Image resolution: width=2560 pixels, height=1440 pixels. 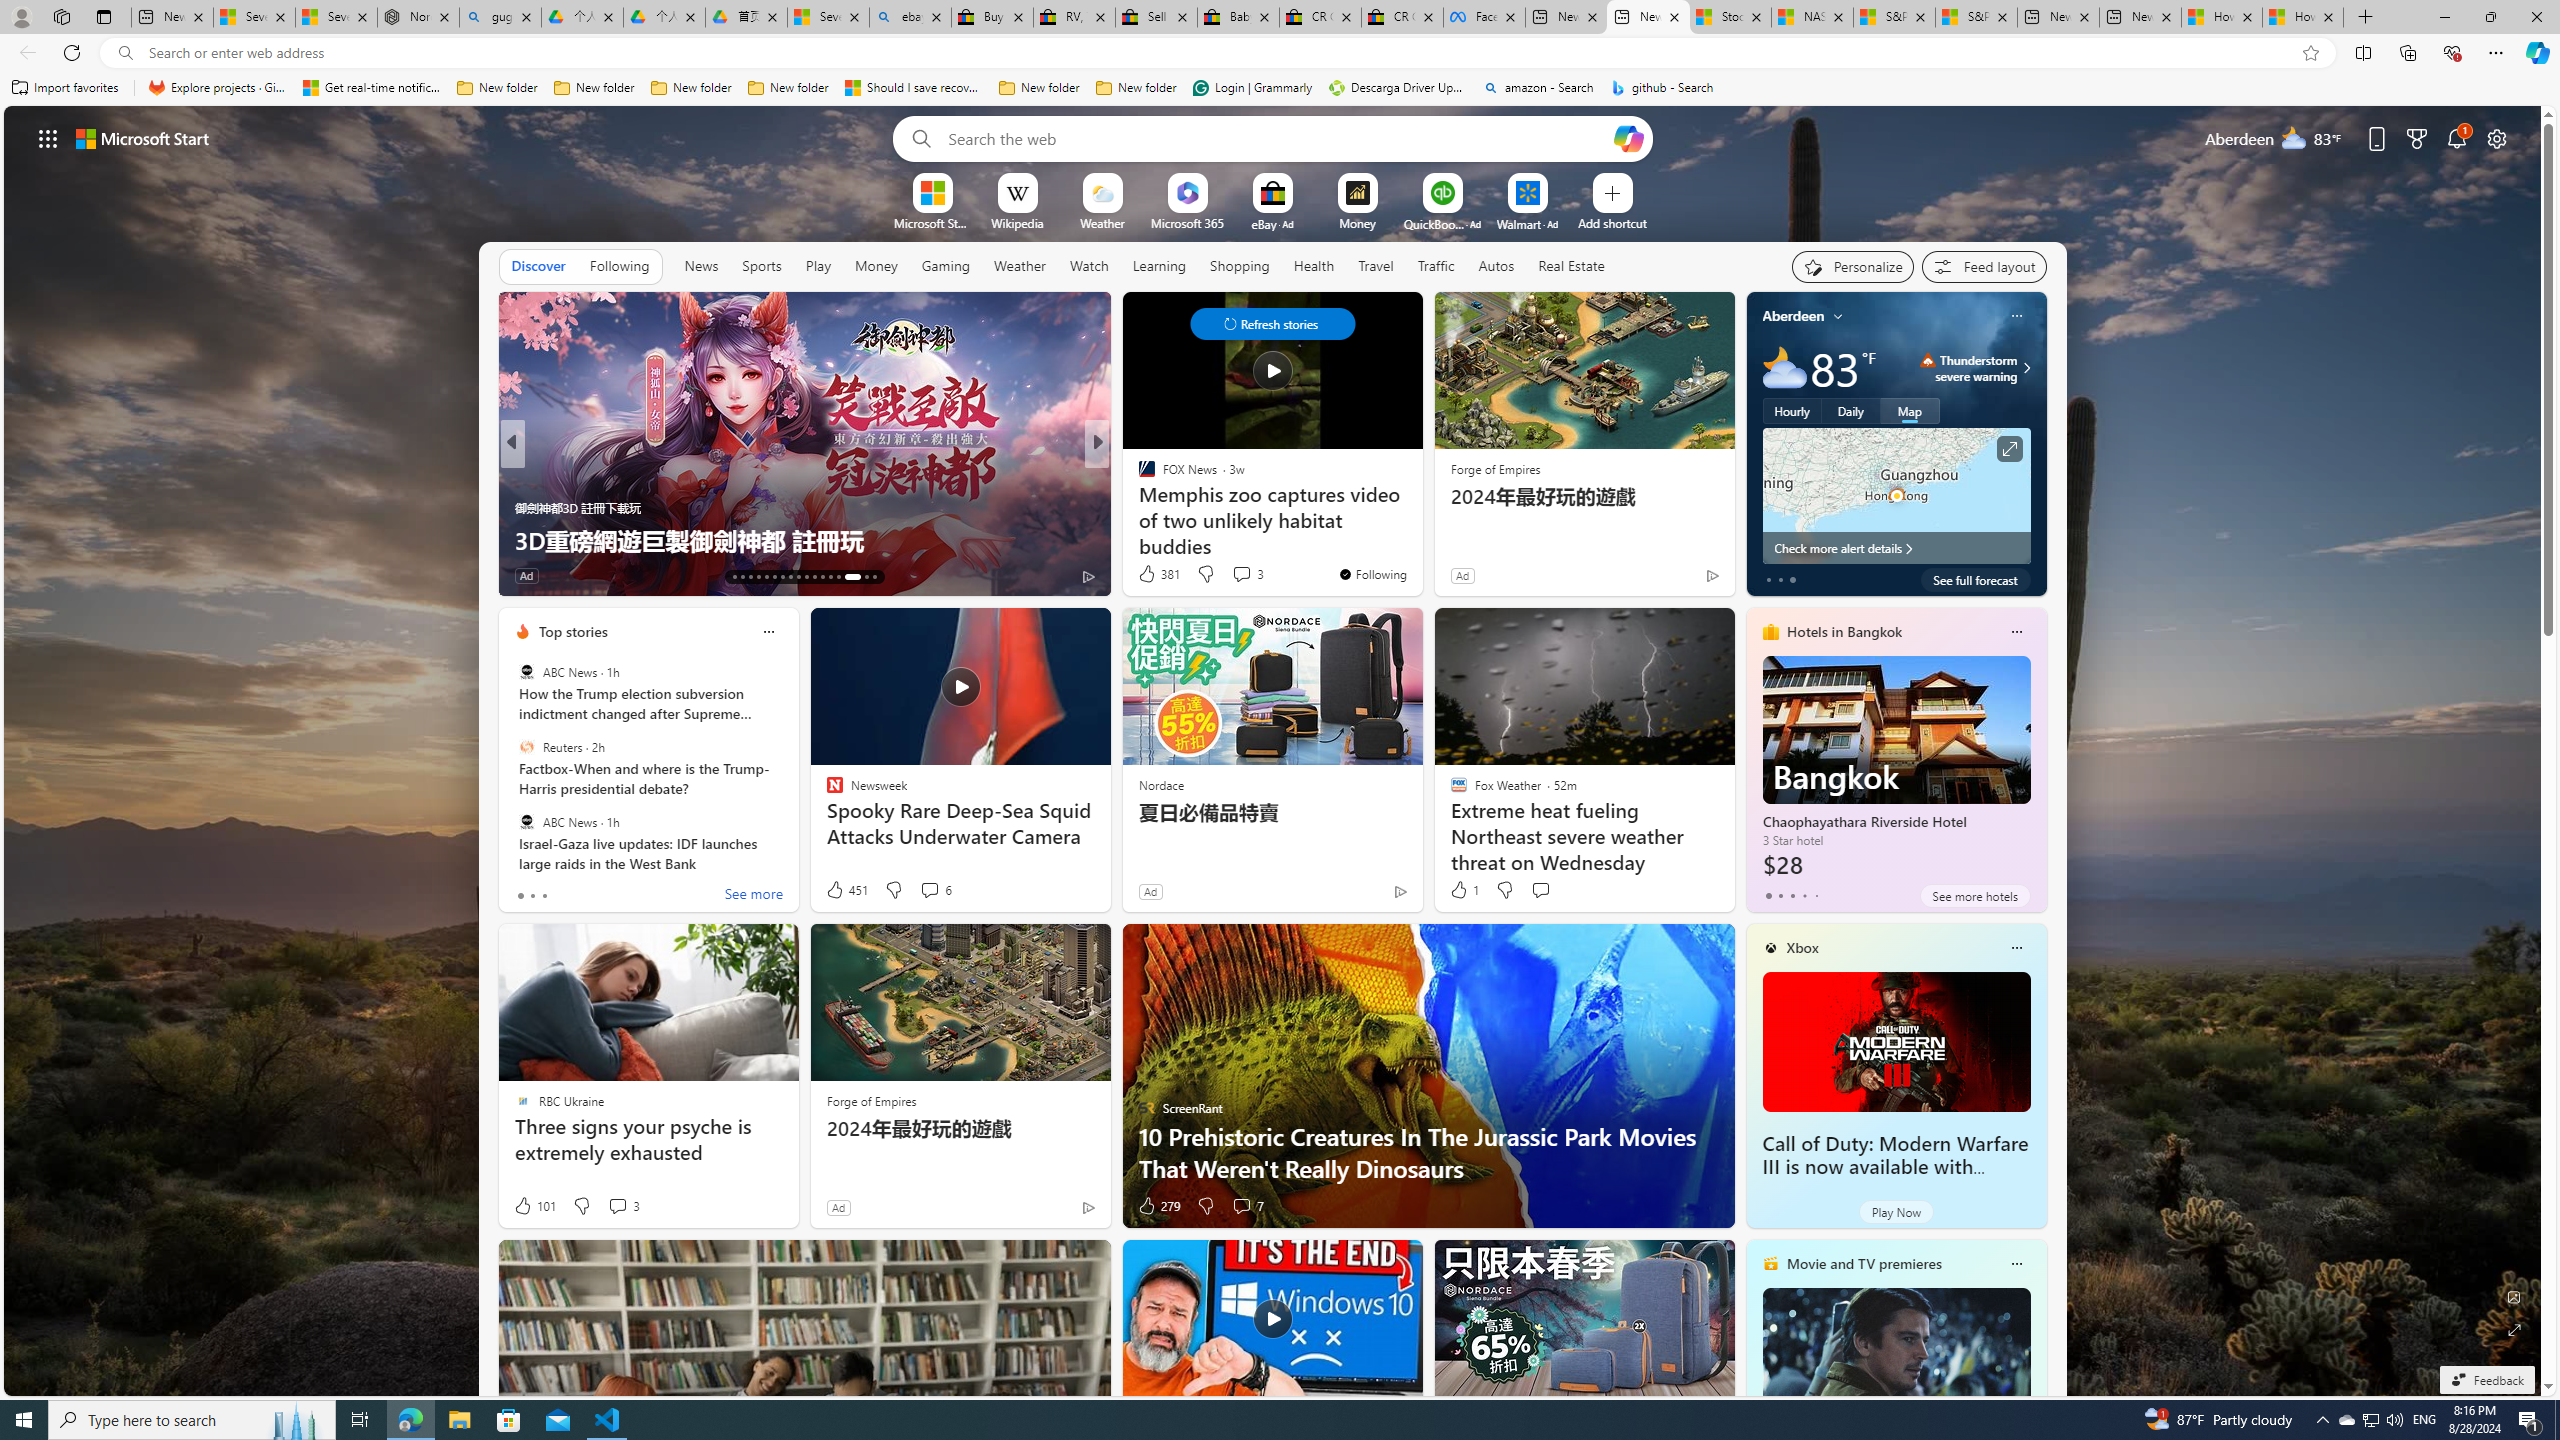 I want to click on 'Health', so click(x=1312, y=265).